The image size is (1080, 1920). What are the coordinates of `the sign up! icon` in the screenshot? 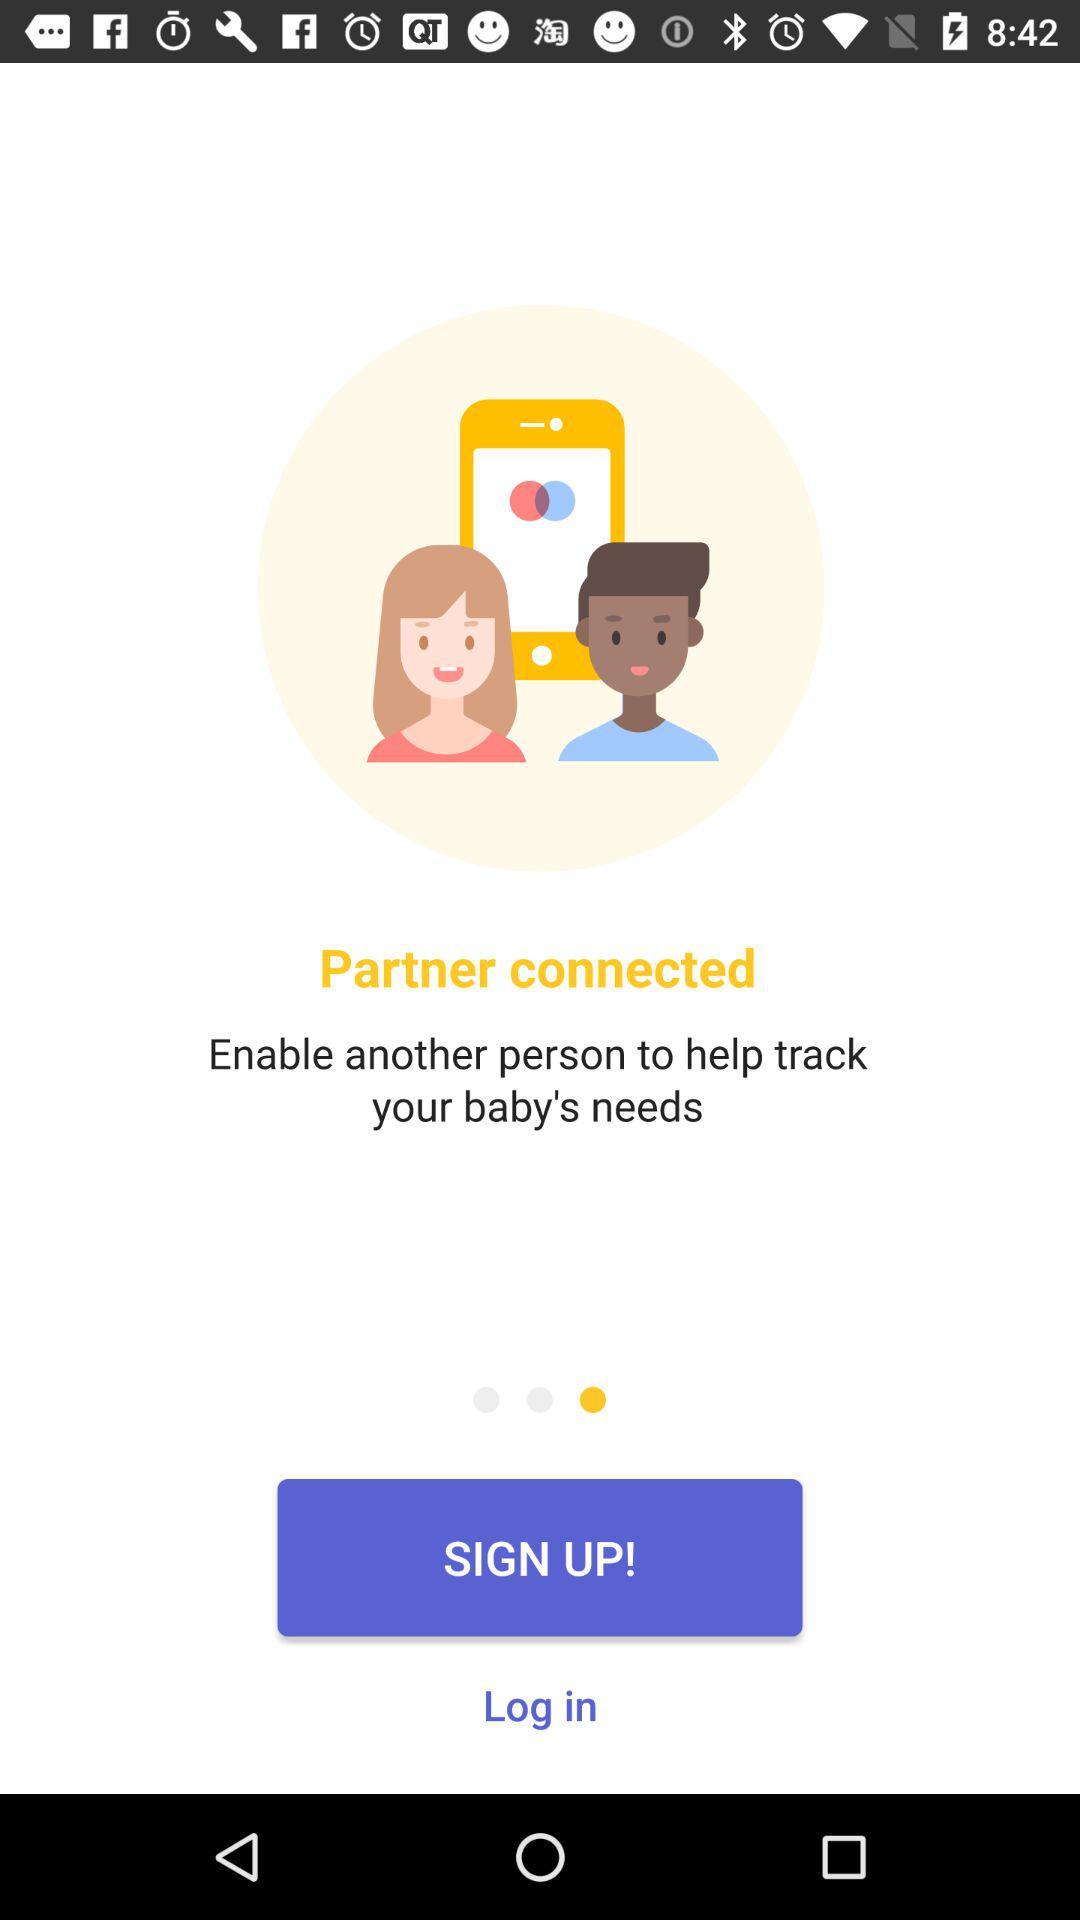 It's located at (540, 1556).